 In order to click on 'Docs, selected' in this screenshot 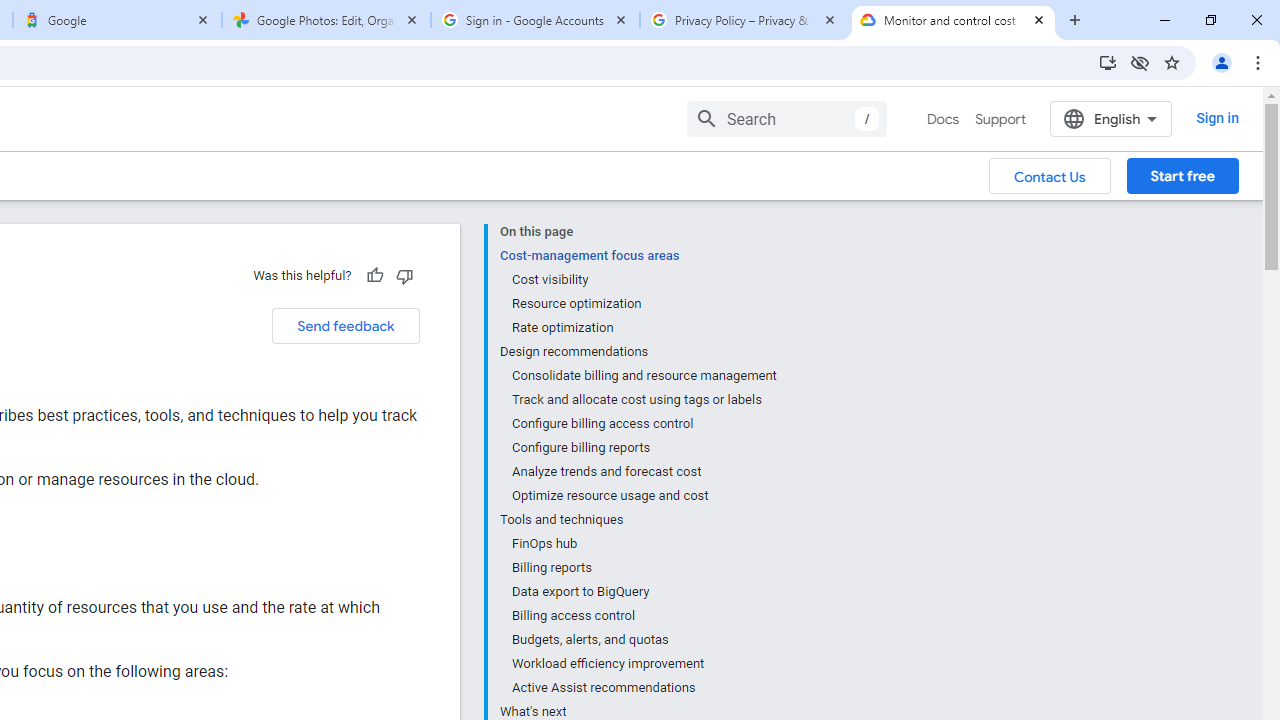, I will do `click(941, 119)`.